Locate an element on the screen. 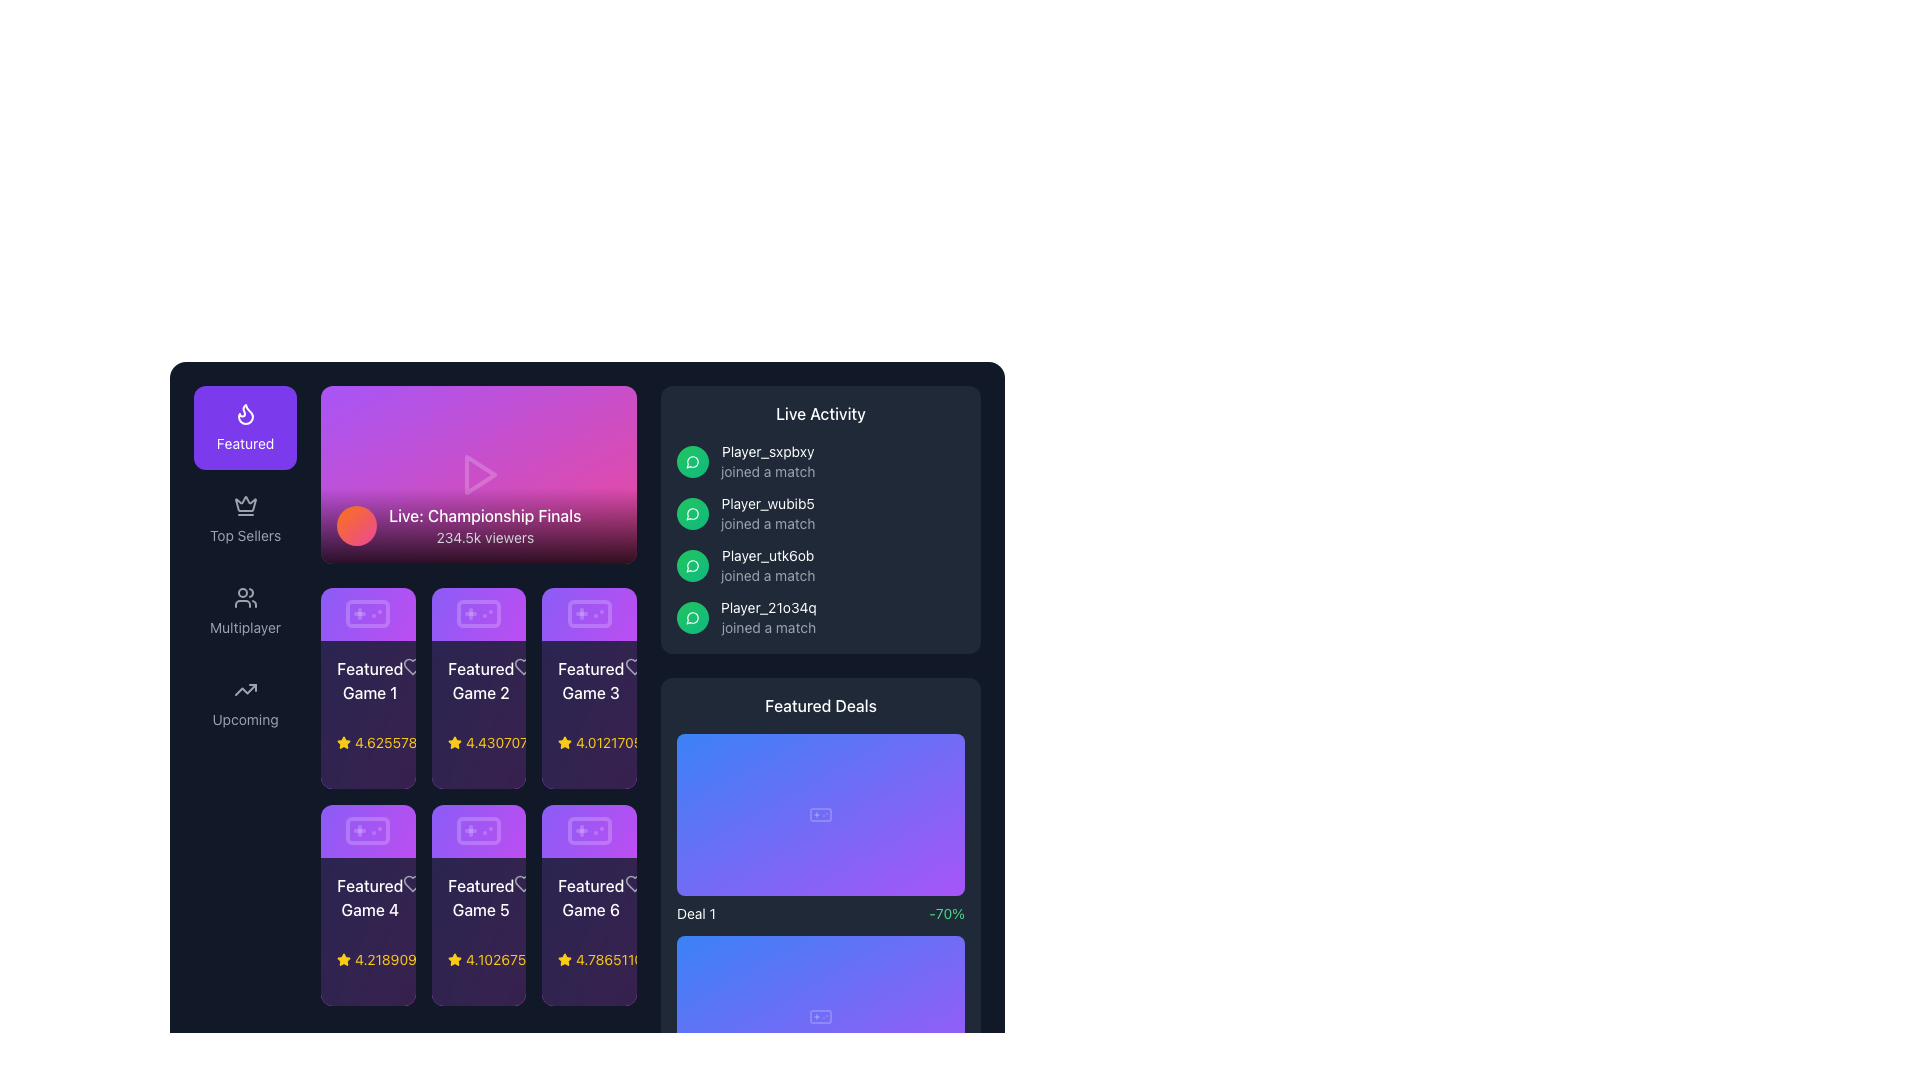 Image resolution: width=1920 pixels, height=1080 pixels. the text label displaying 'Featured Game 1', which is located in the top-left card of a 3x2 grid and is part of a dark background card layout is located at coordinates (370, 679).